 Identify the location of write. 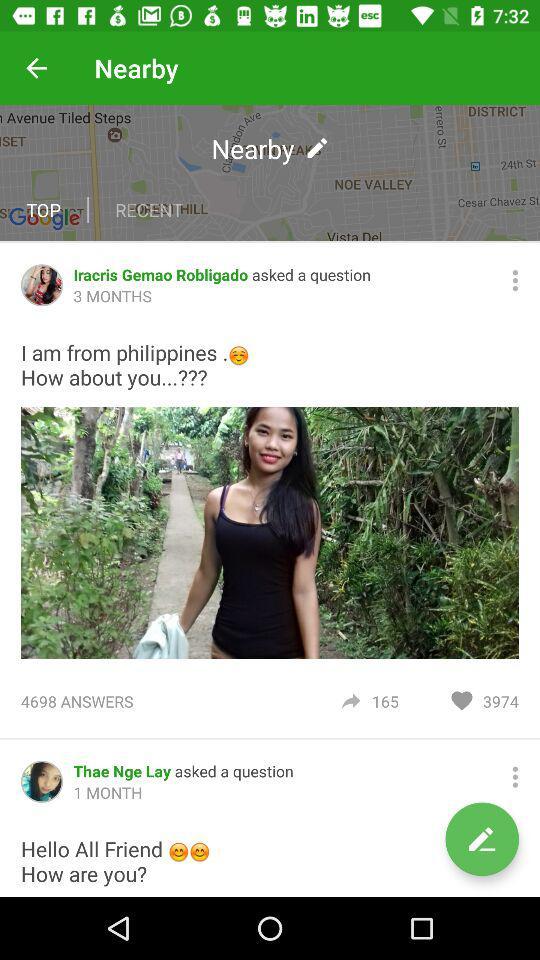
(481, 839).